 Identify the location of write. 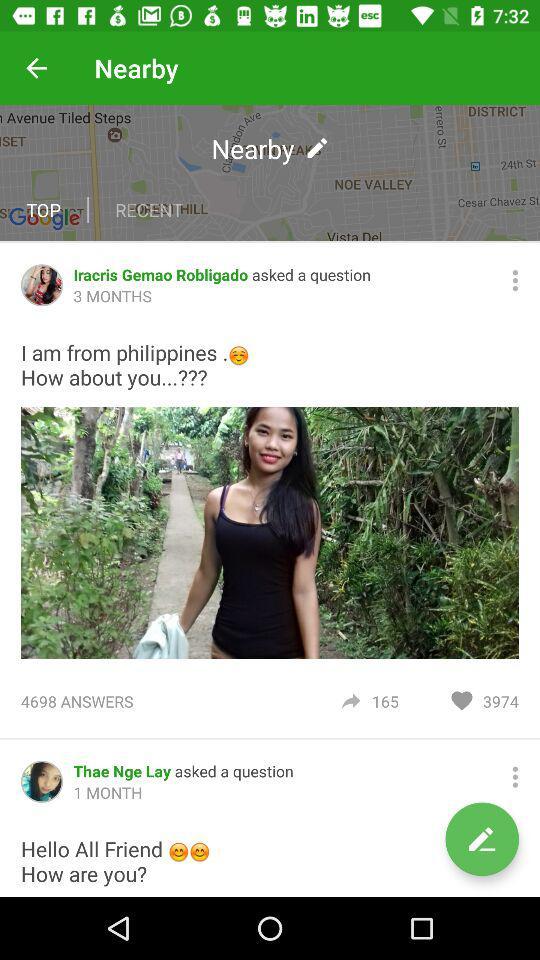
(481, 839).